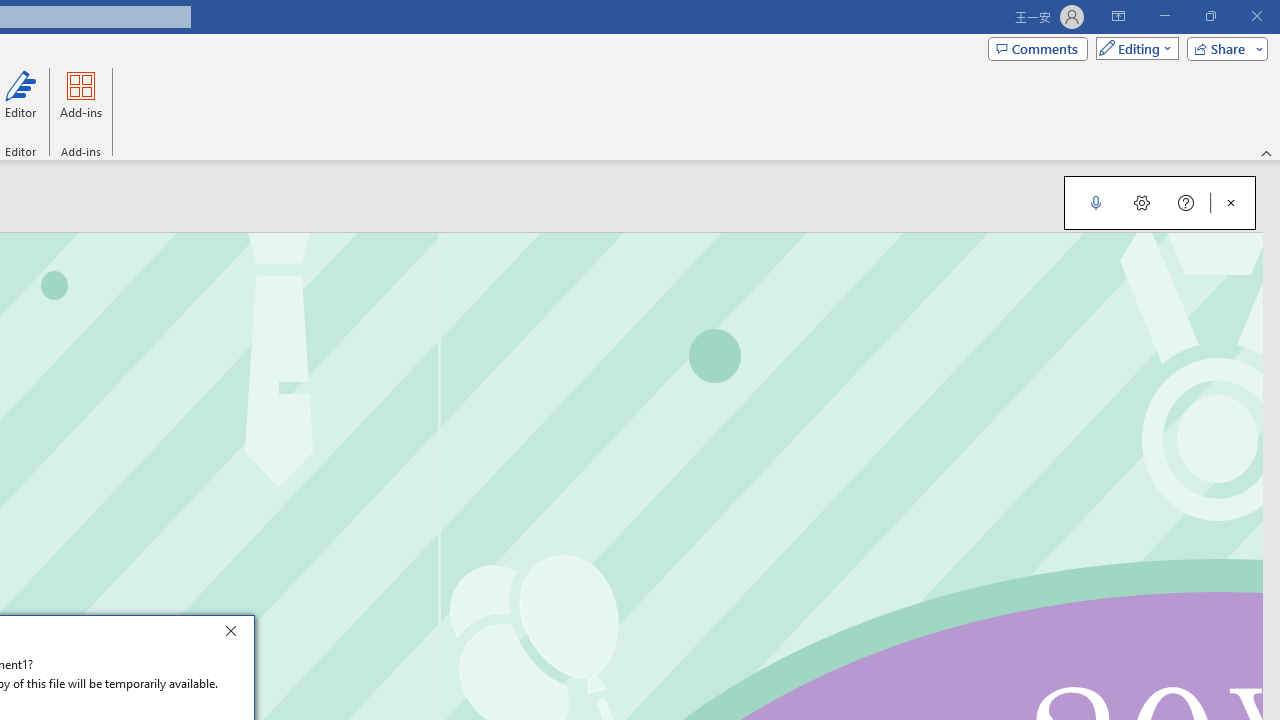 This screenshot has height=720, width=1280. What do you see at coordinates (1230, 203) in the screenshot?
I see `'Close Dictation'` at bounding box center [1230, 203].